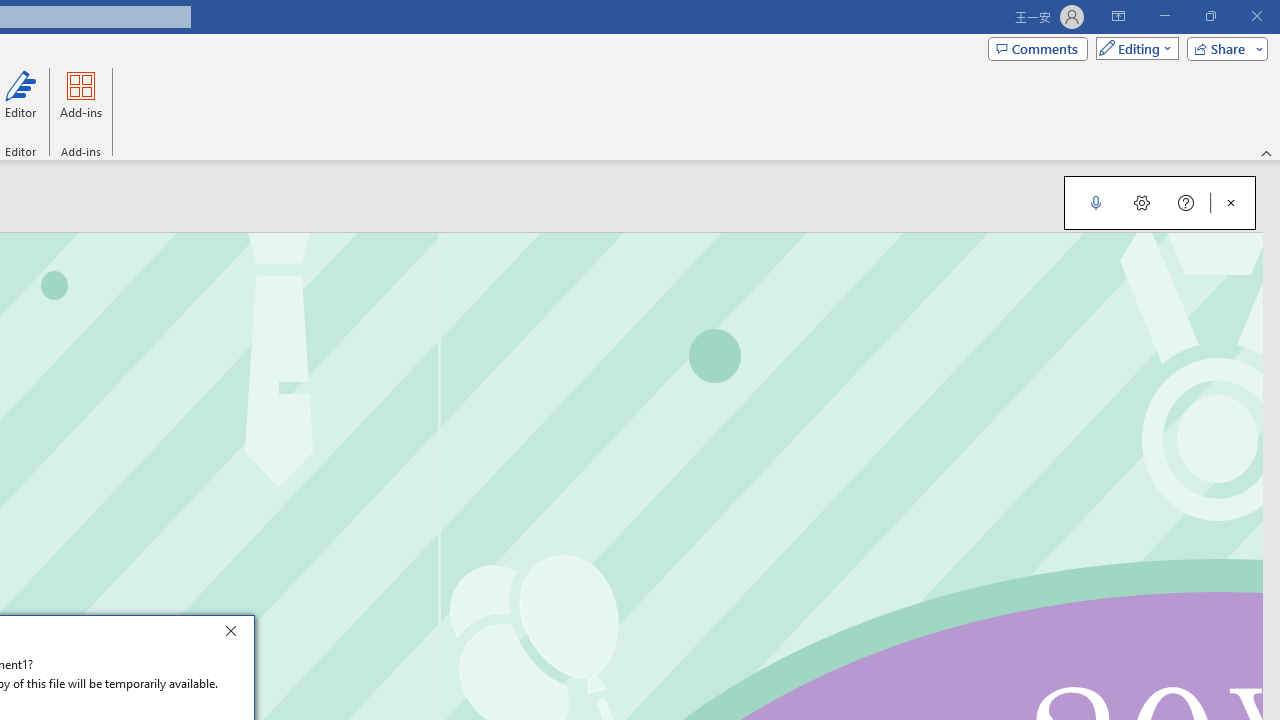 This screenshot has height=720, width=1280. What do you see at coordinates (1230, 203) in the screenshot?
I see `'Close Dictation'` at bounding box center [1230, 203].